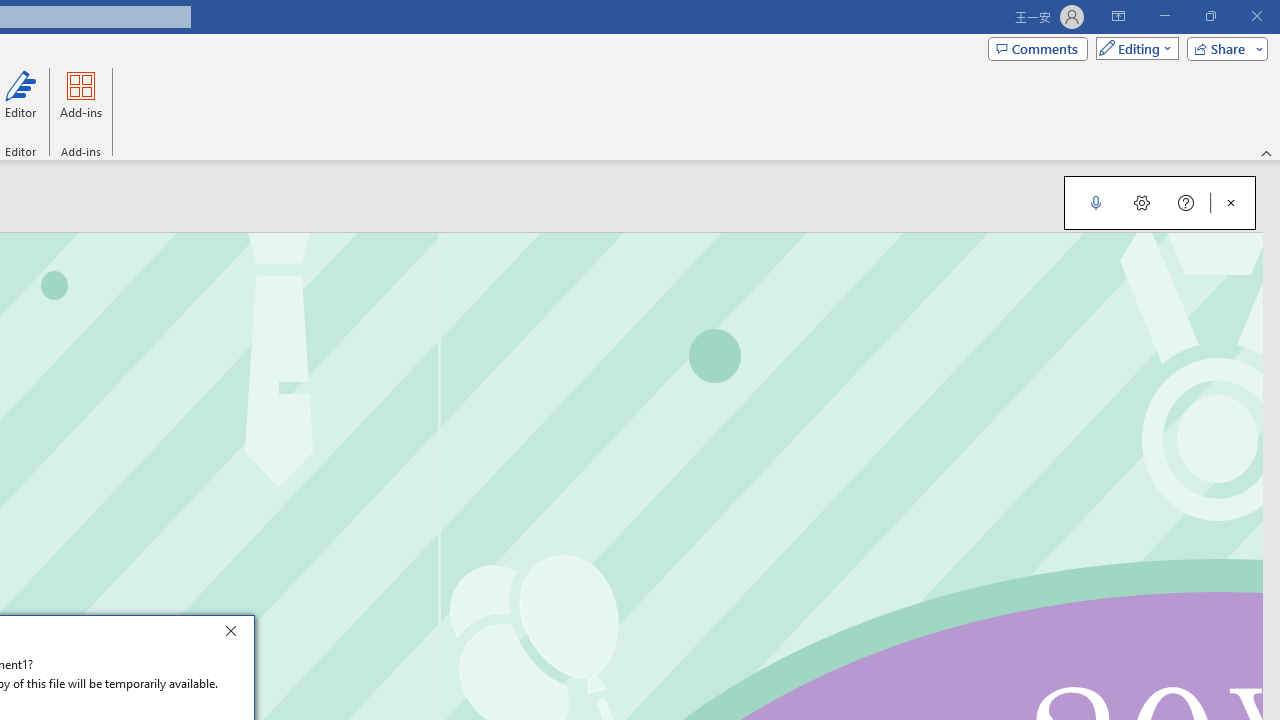 This screenshot has height=720, width=1280. What do you see at coordinates (1230, 203) in the screenshot?
I see `'Close Dictation'` at bounding box center [1230, 203].